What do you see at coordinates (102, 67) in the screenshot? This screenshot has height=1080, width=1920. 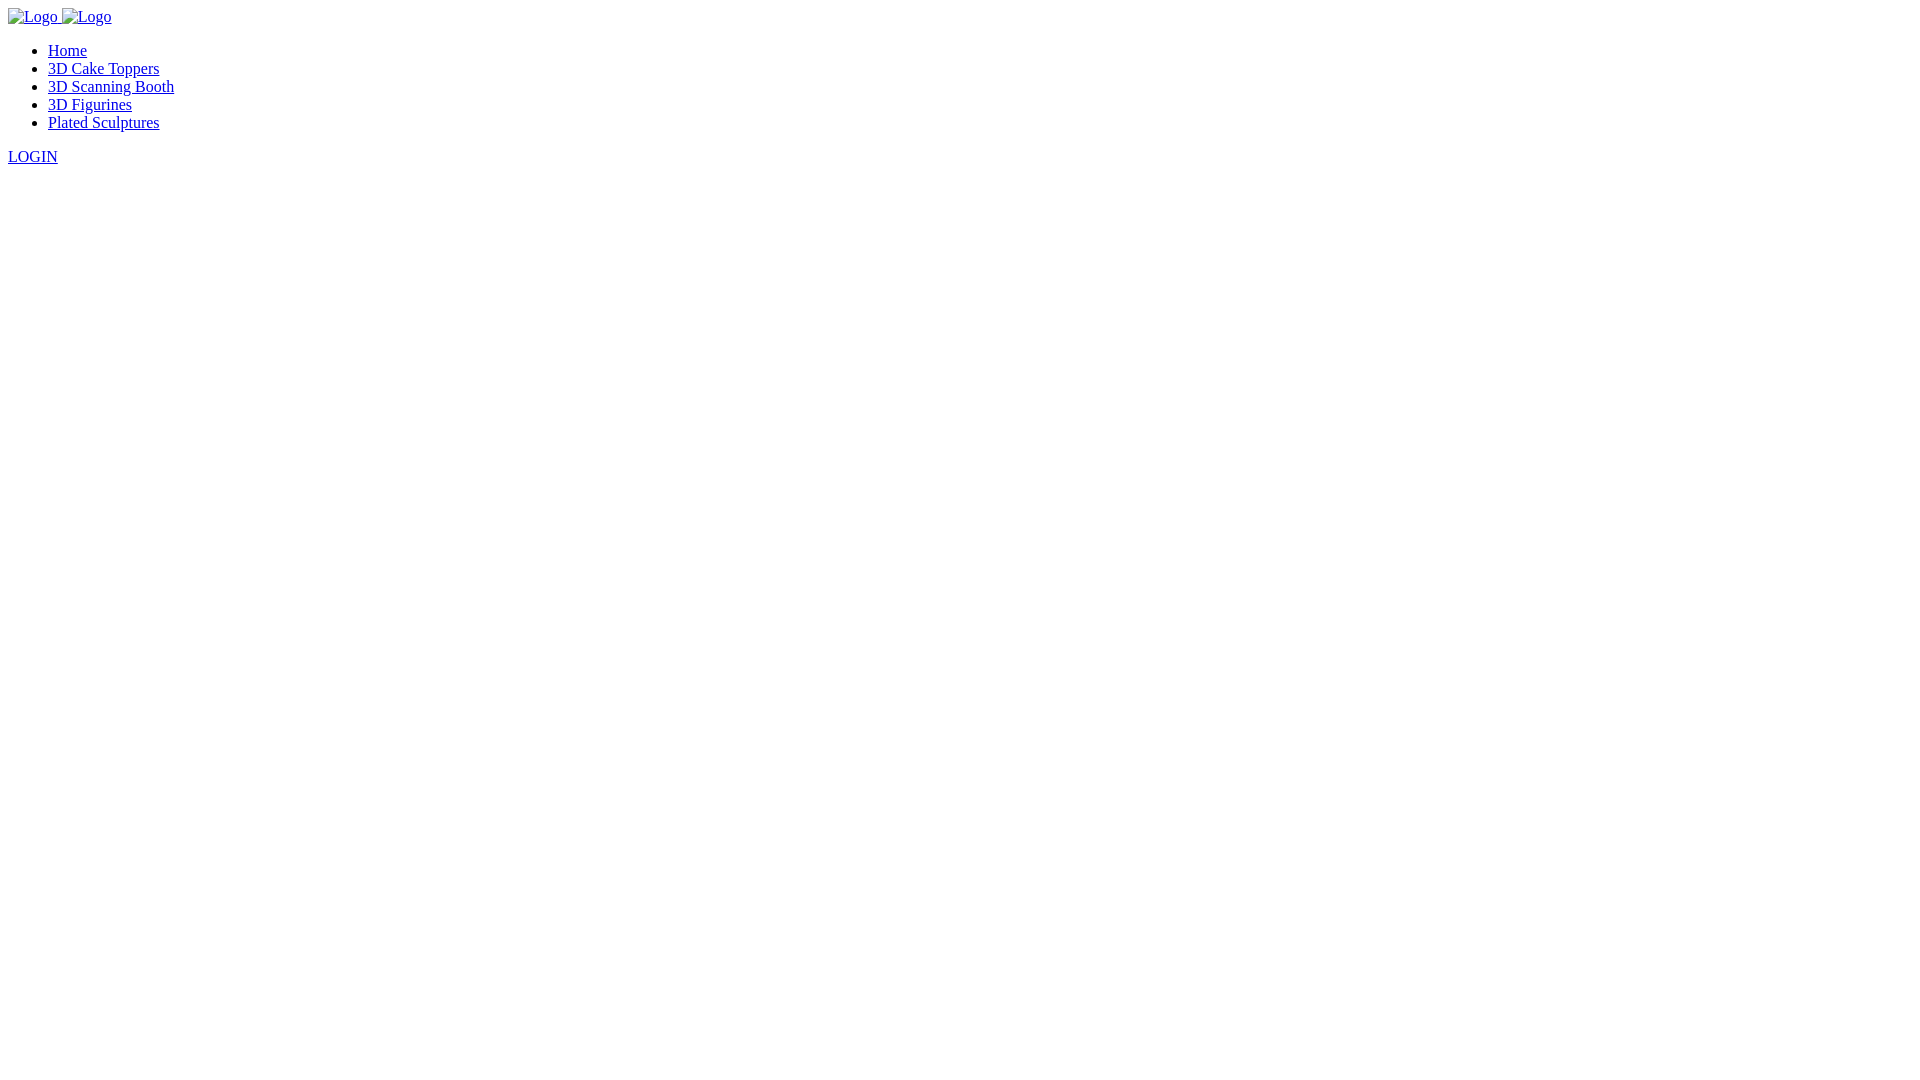 I see `'3D Cake Toppers'` at bounding box center [102, 67].